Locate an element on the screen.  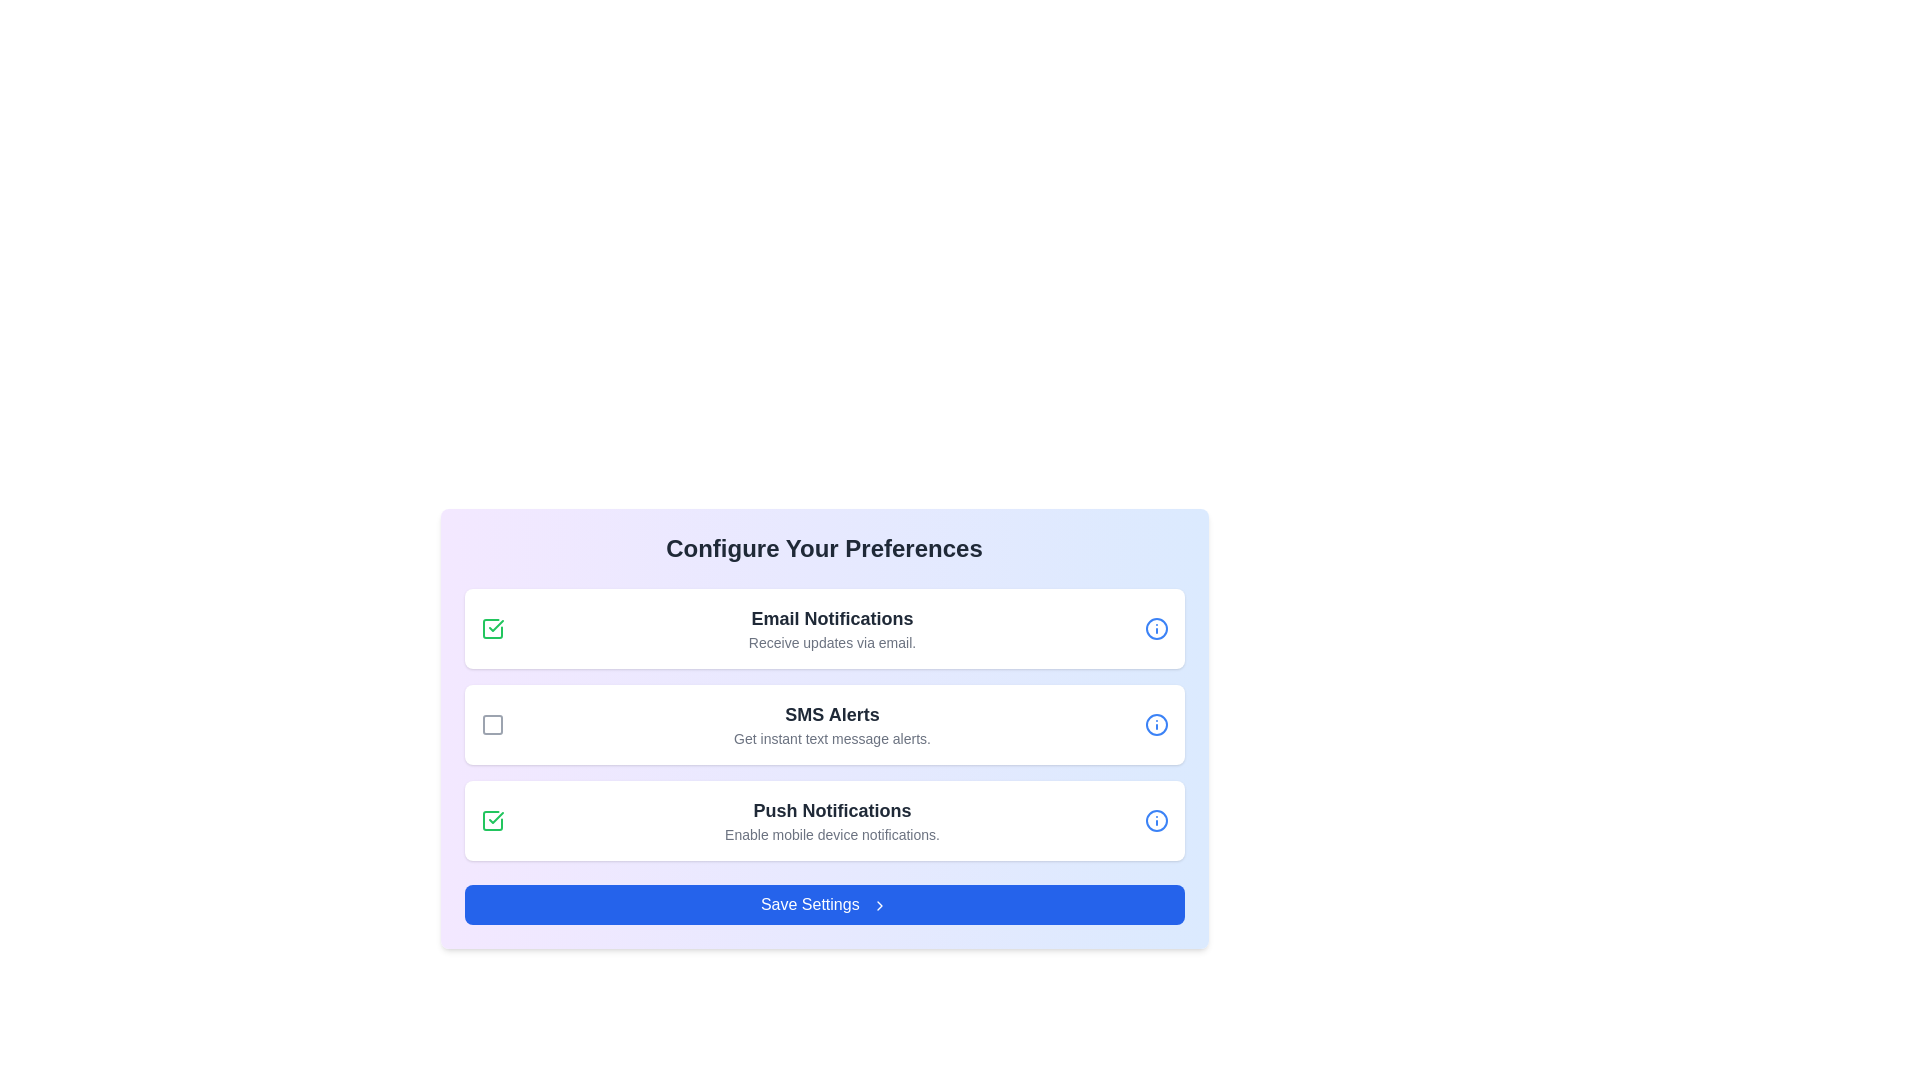
the informational icon located in the top-right corner of the 'SMS Alerts' section is located at coordinates (1156, 725).